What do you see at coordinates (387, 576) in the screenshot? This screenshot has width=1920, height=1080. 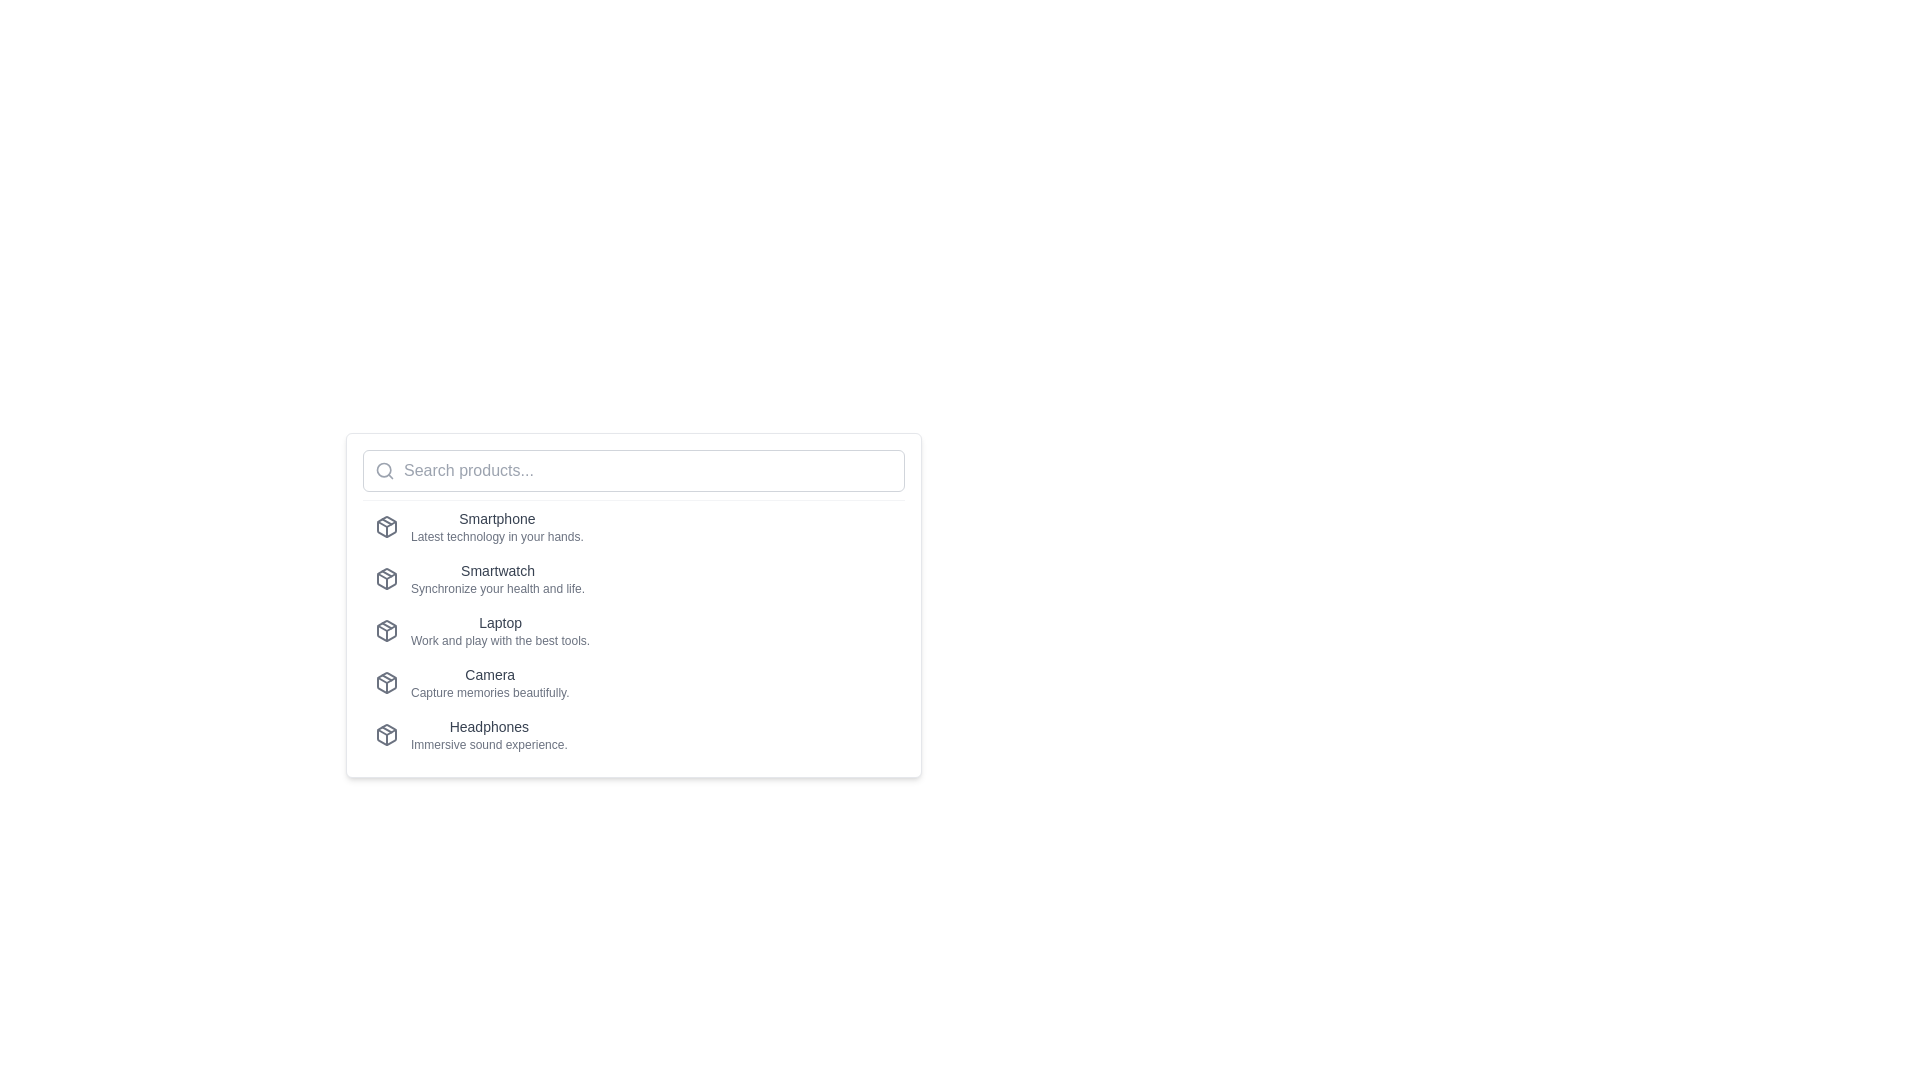 I see `the SVG graphical element representing the 'Smartwatch' icon, located centrally in the interface and to the left of the text 'Smartwatch'` at bounding box center [387, 576].